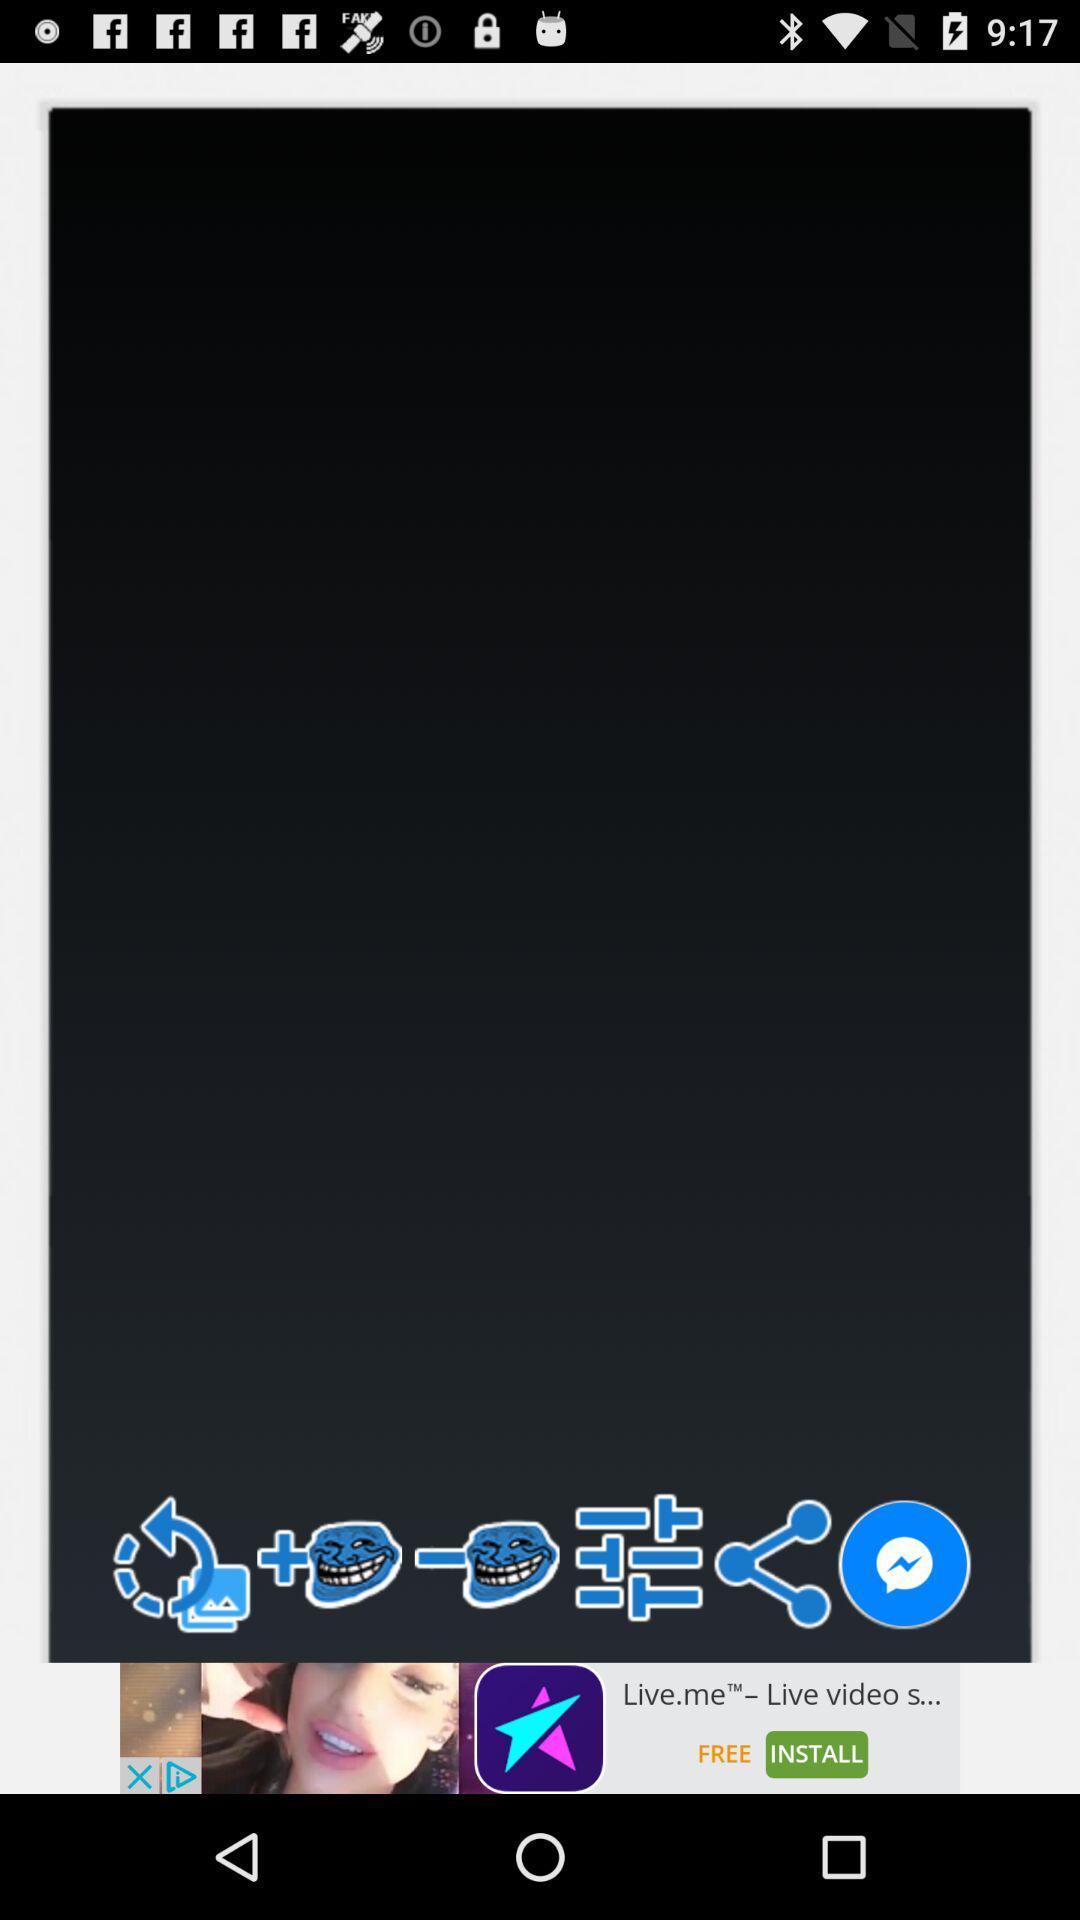 The width and height of the screenshot is (1080, 1920). What do you see at coordinates (639, 1667) in the screenshot?
I see `the sliders icon` at bounding box center [639, 1667].